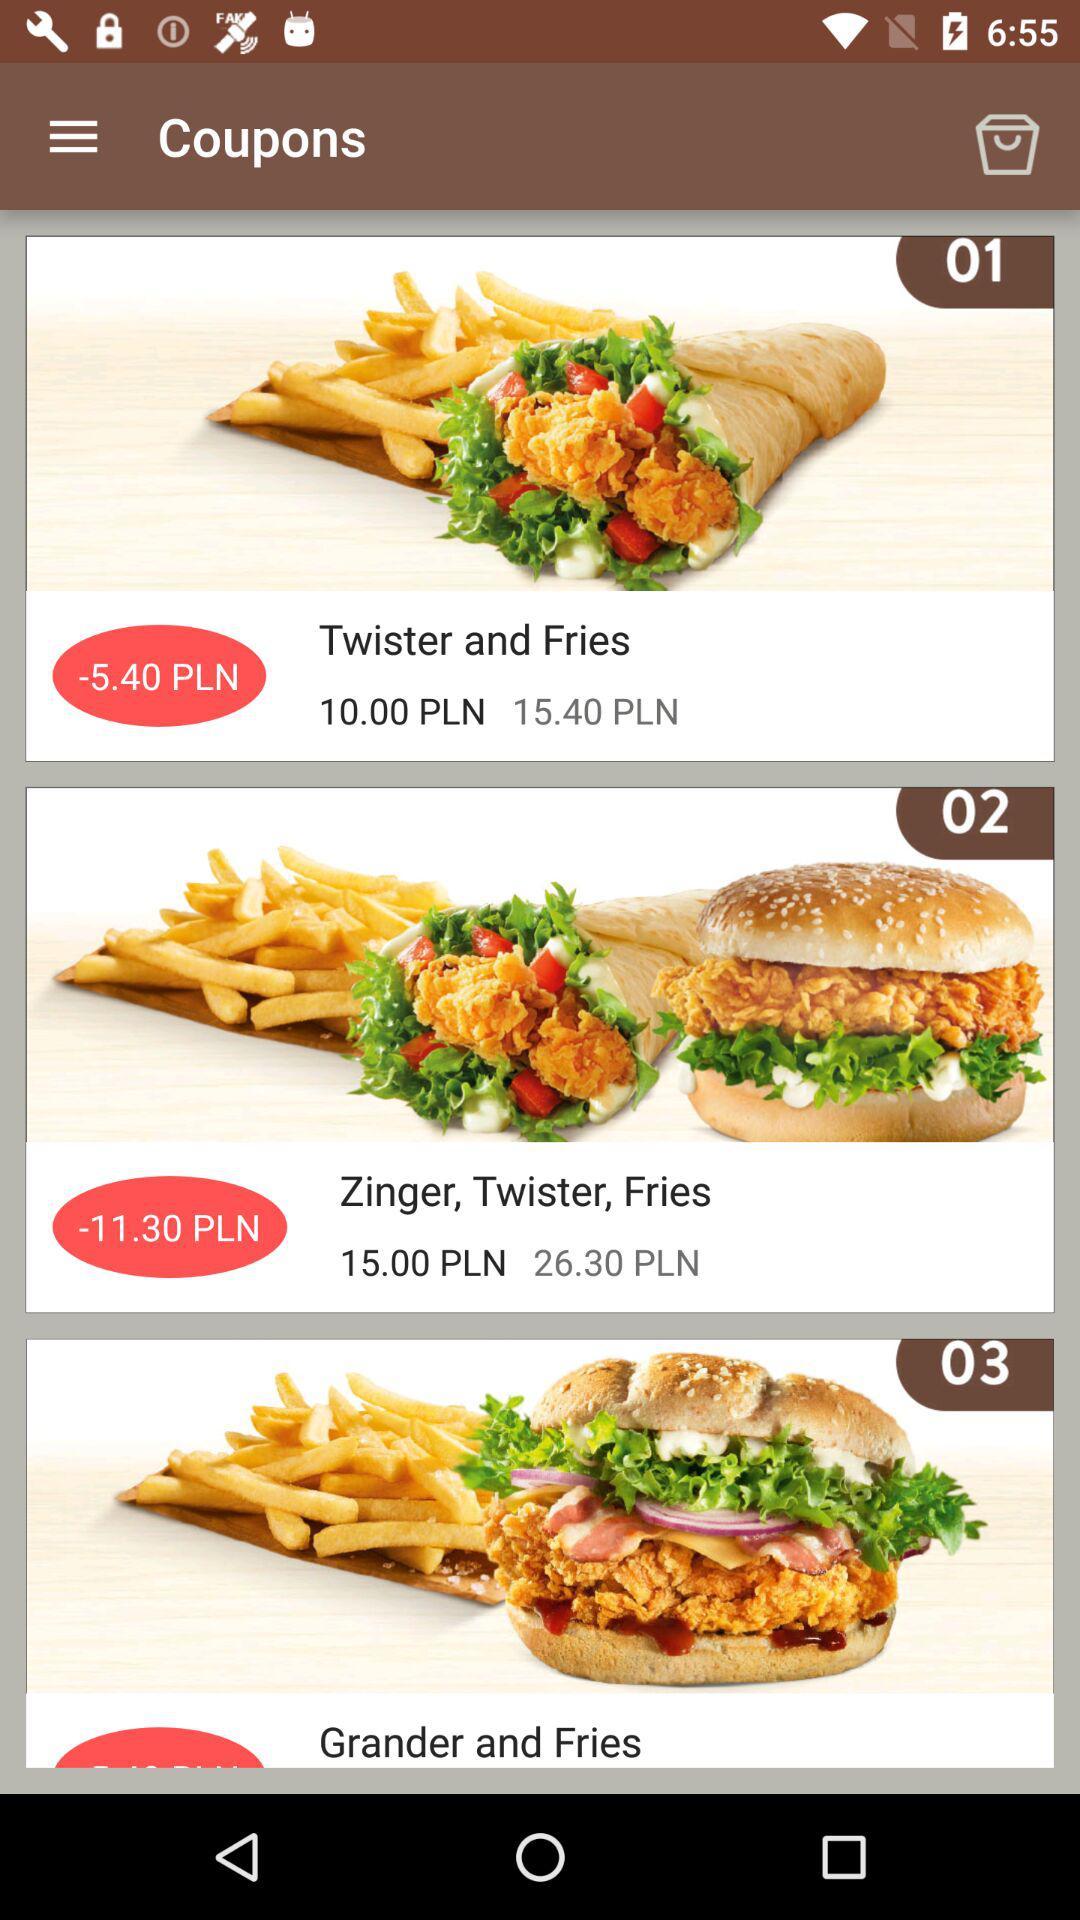  I want to click on item next to the coupons icon, so click(1006, 135).